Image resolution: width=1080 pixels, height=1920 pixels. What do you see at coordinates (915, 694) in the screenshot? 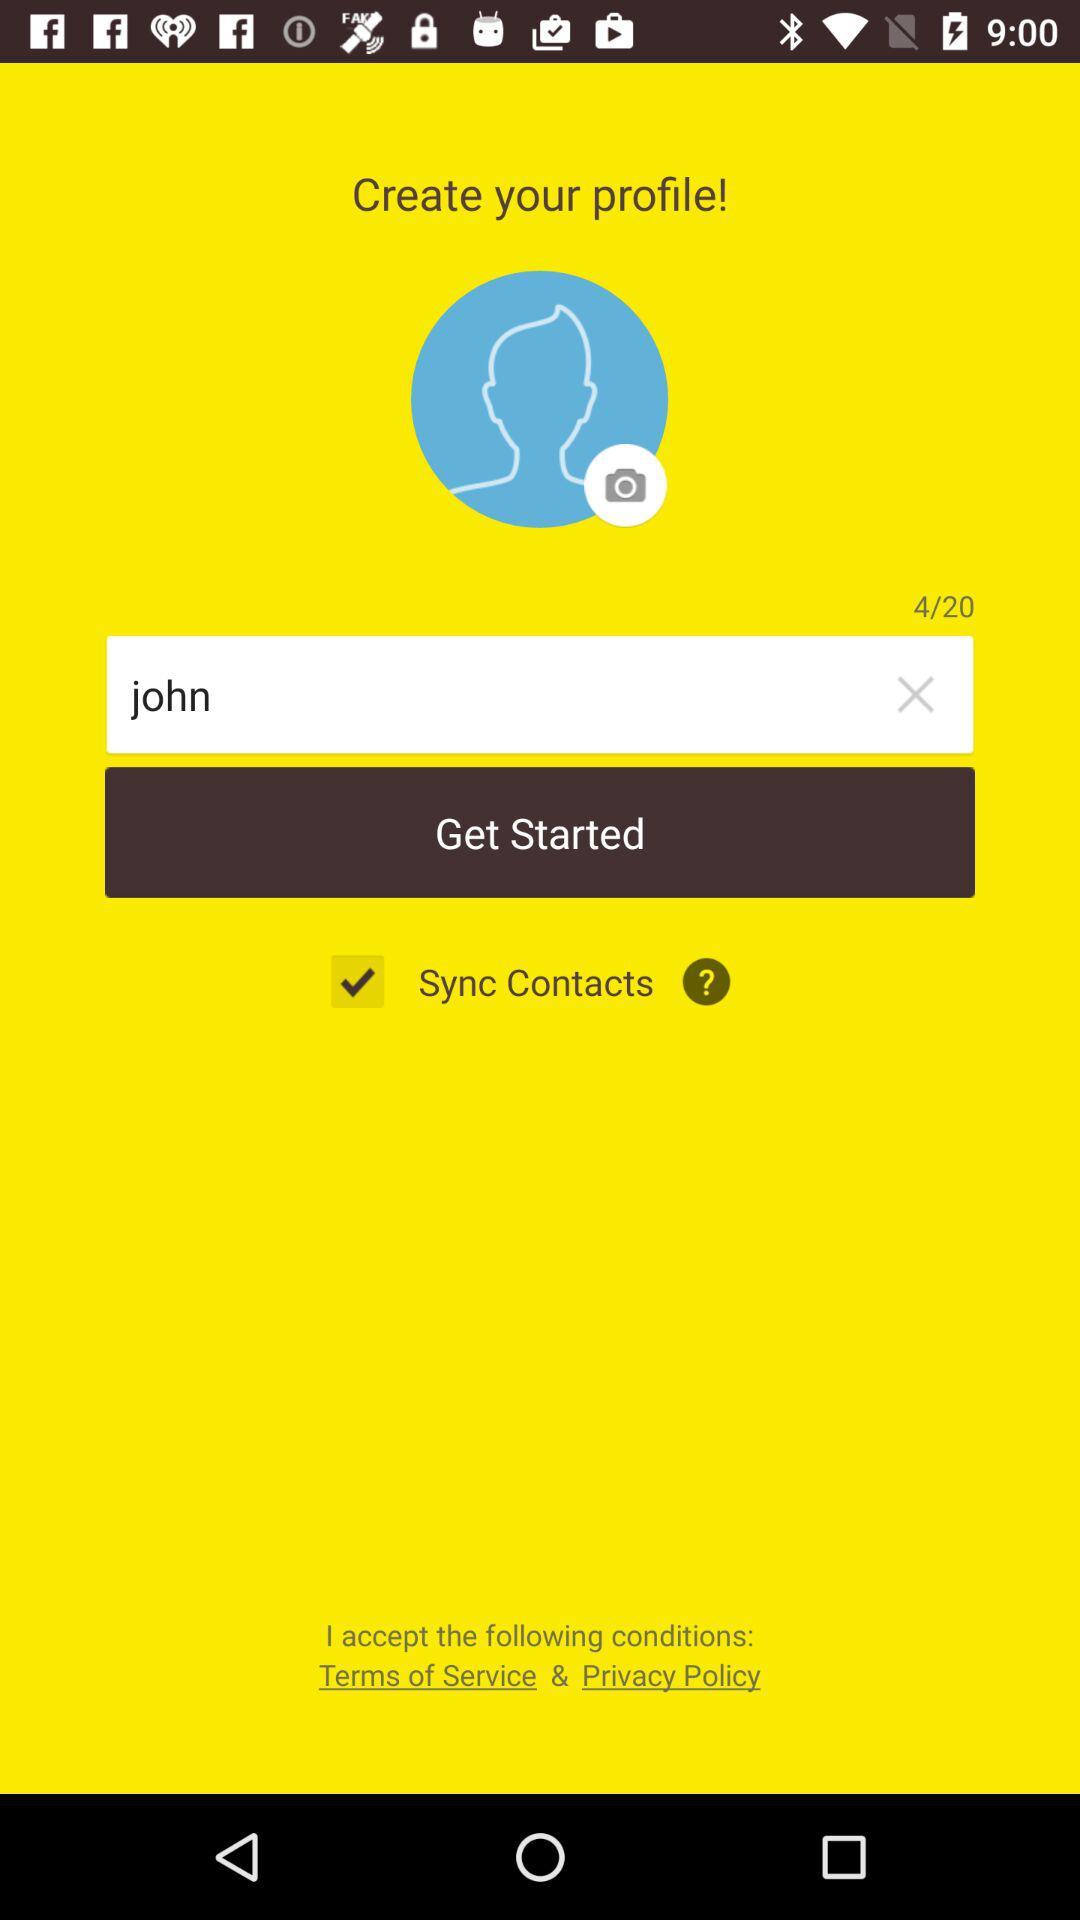
I see `the item below 4/20` at bounding box center [915, 694].